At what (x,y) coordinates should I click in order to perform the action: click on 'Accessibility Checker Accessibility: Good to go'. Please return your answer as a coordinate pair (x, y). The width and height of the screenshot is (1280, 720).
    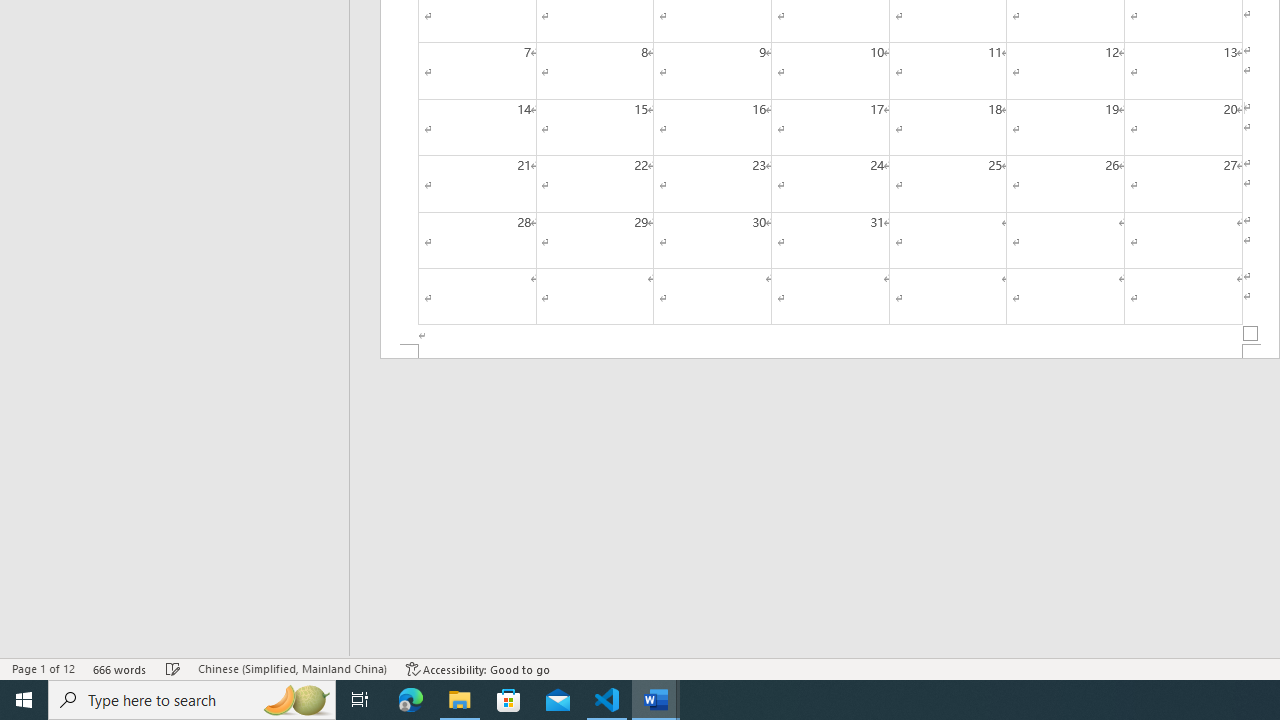
    Looking at the image, I should click on (477, 669).